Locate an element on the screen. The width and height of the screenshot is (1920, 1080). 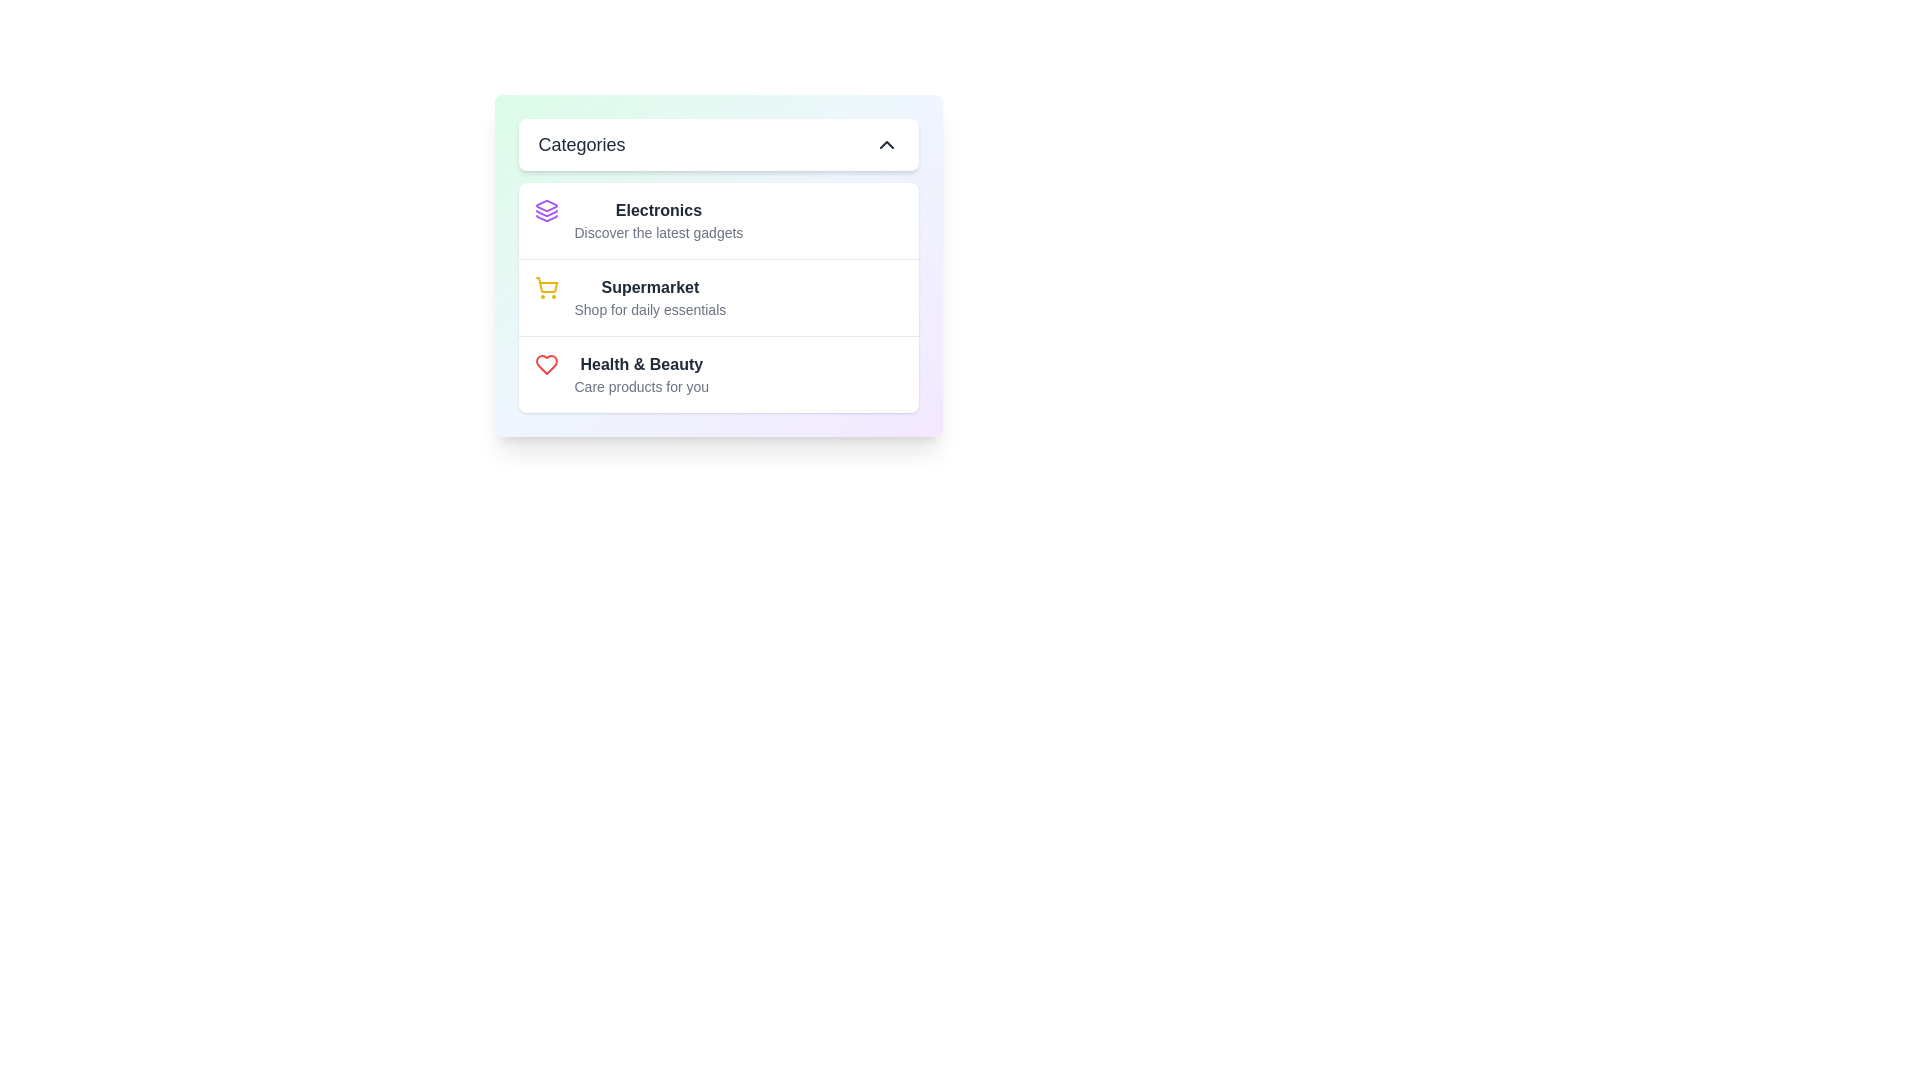
the descriptive text label located directly below the 'Supermarket' text item in the 'Categories' list is located at coordinates (650, 309).